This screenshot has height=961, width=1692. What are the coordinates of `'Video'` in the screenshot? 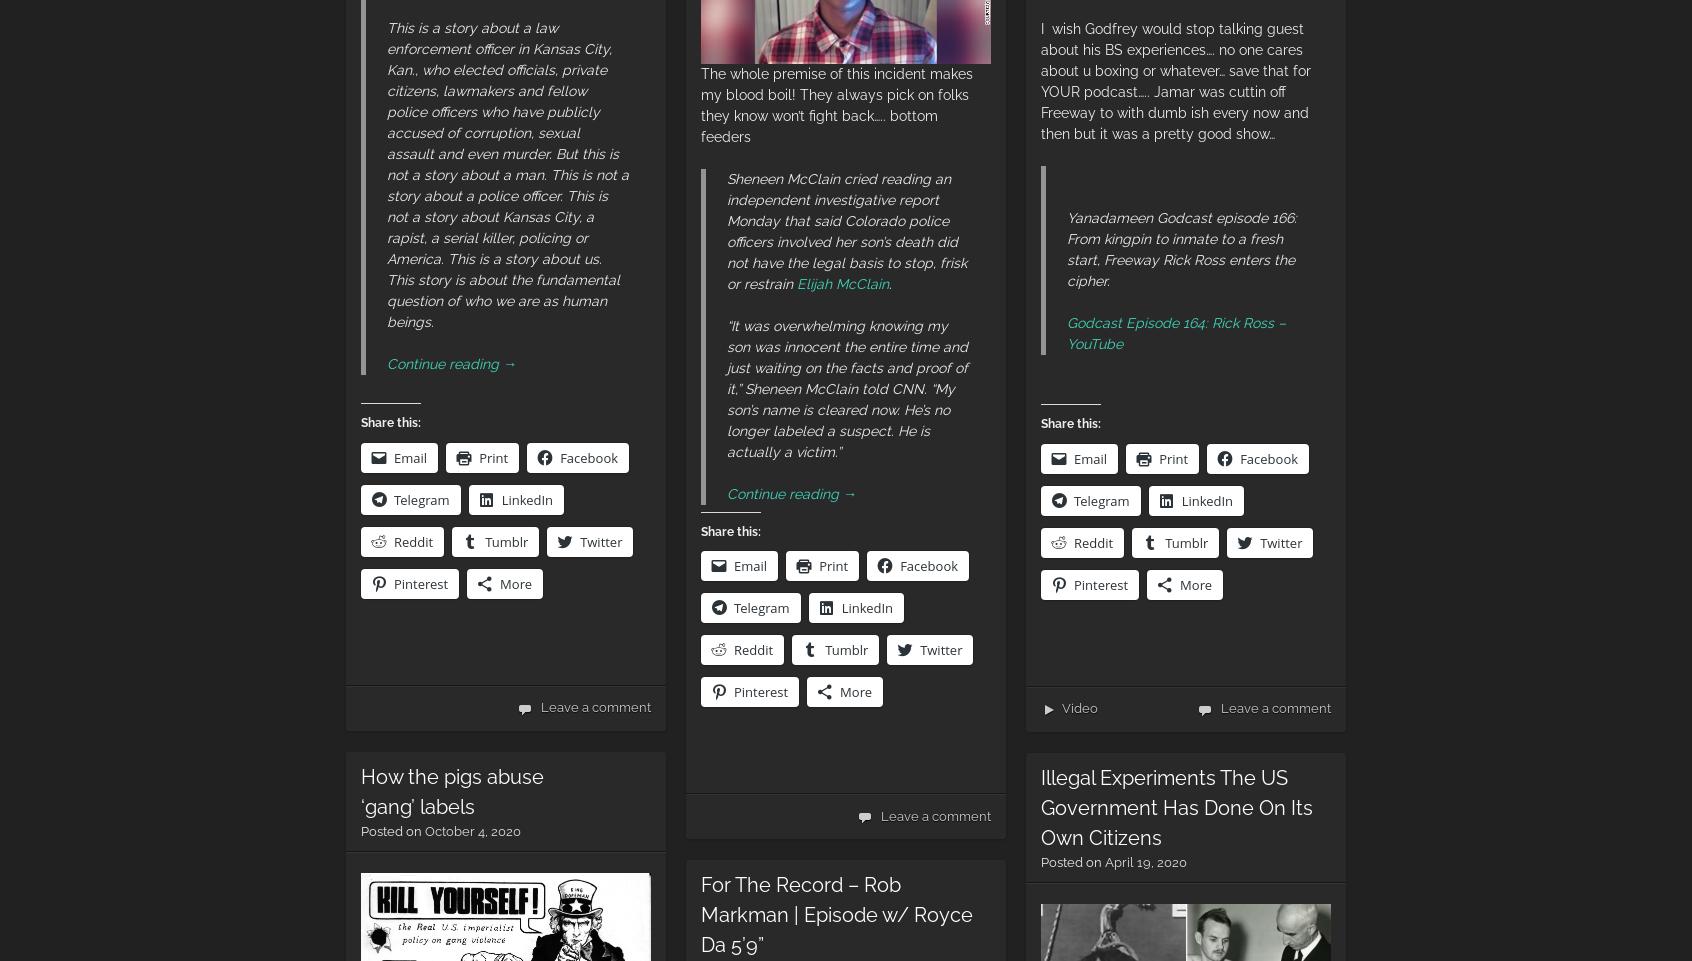 It's located at (1080, 707).